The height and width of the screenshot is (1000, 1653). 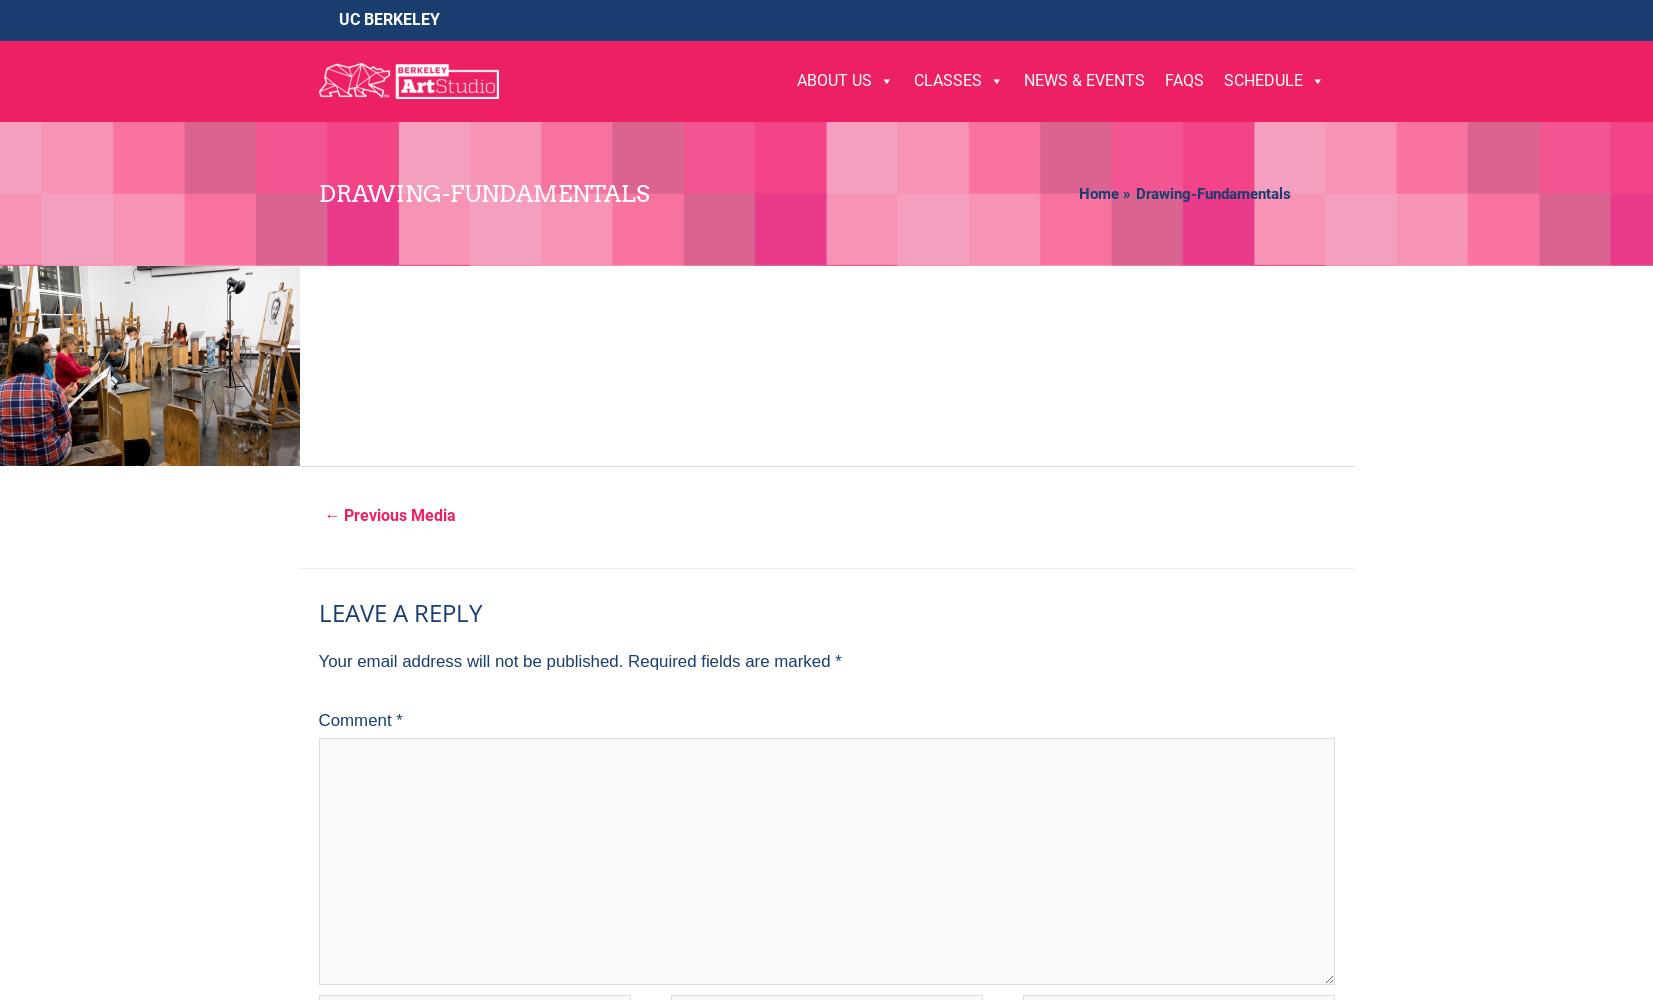 What do you see at coordinates (1262, 79) in the screenshot?
I see `'Schedule'` at bounding box center [1262, 79].